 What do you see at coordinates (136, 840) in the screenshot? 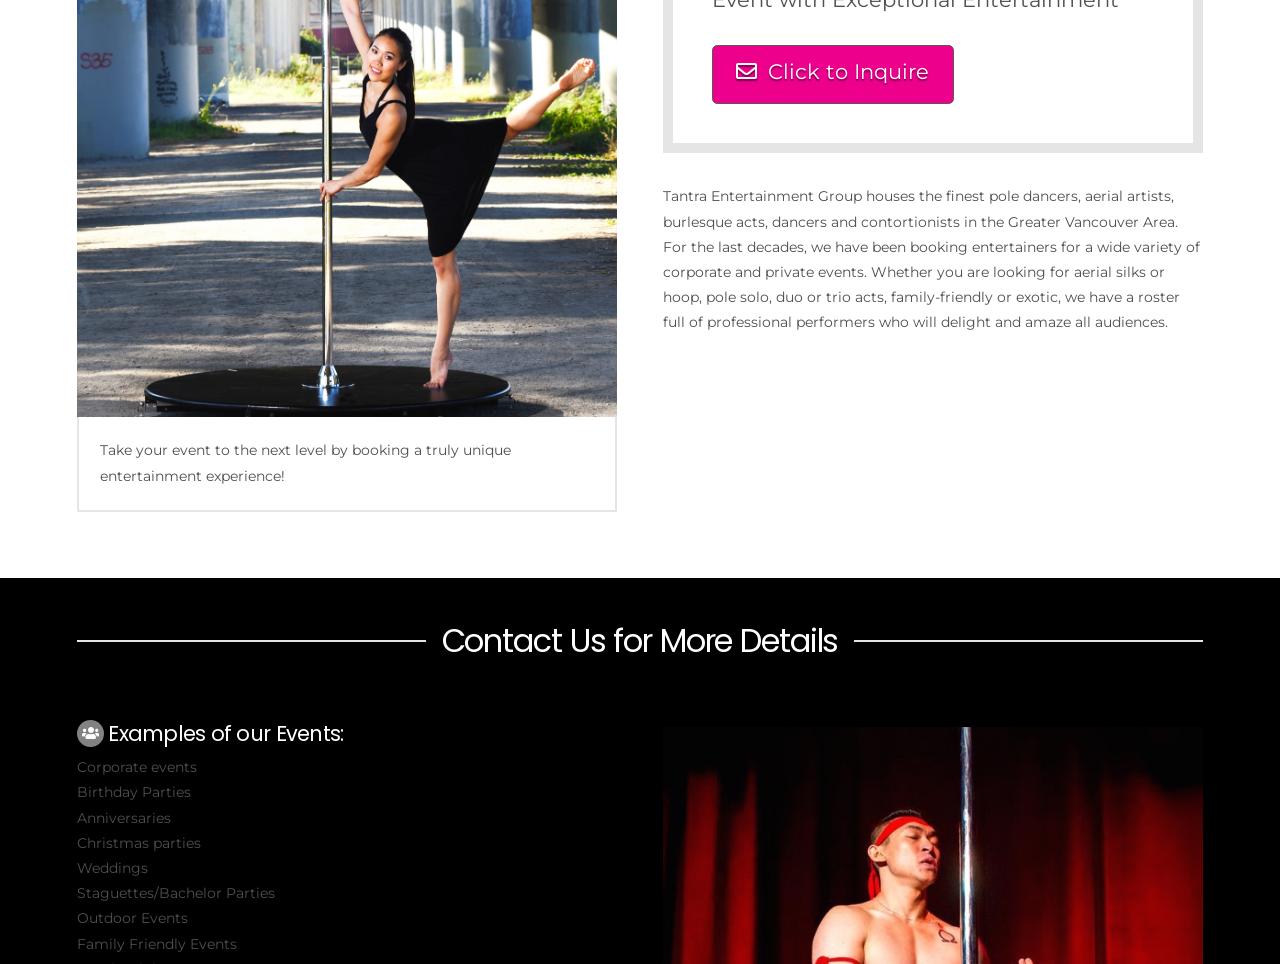
I see `'Christmas parties'` at bounding box center [136, 840].